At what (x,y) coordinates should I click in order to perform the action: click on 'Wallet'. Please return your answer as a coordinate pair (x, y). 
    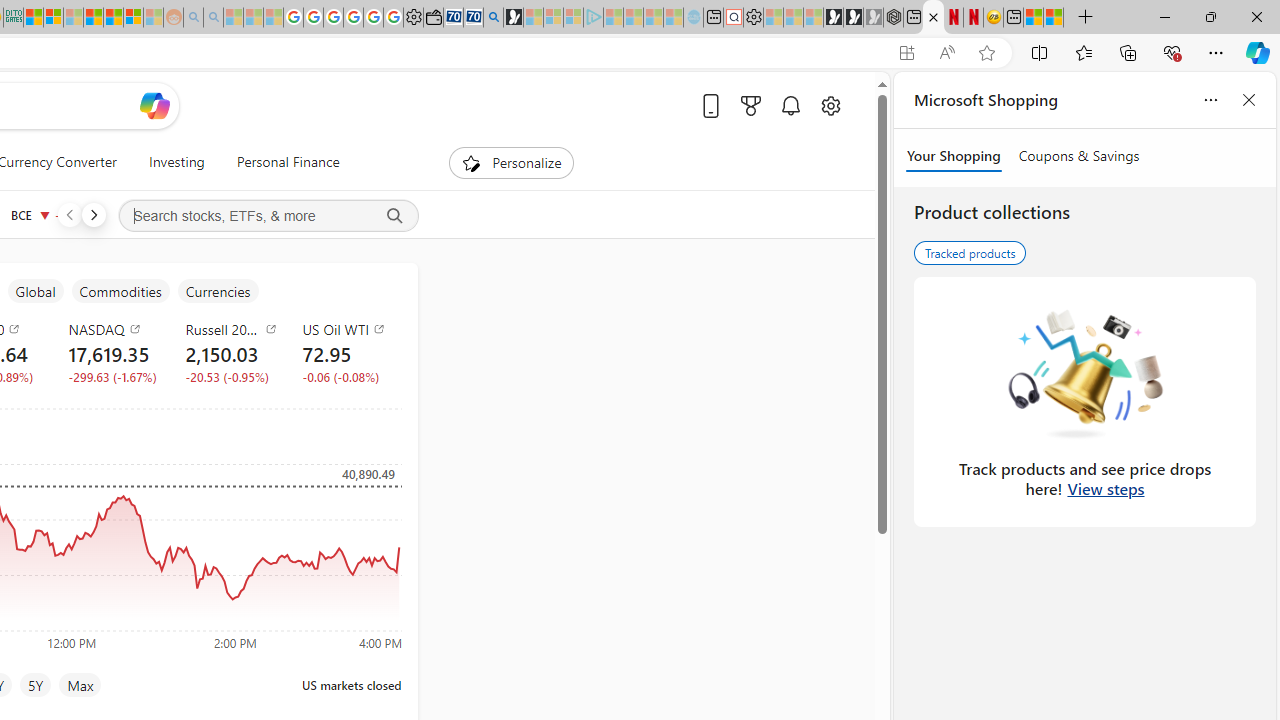
    Looking at the image, I should click on (432, 17).